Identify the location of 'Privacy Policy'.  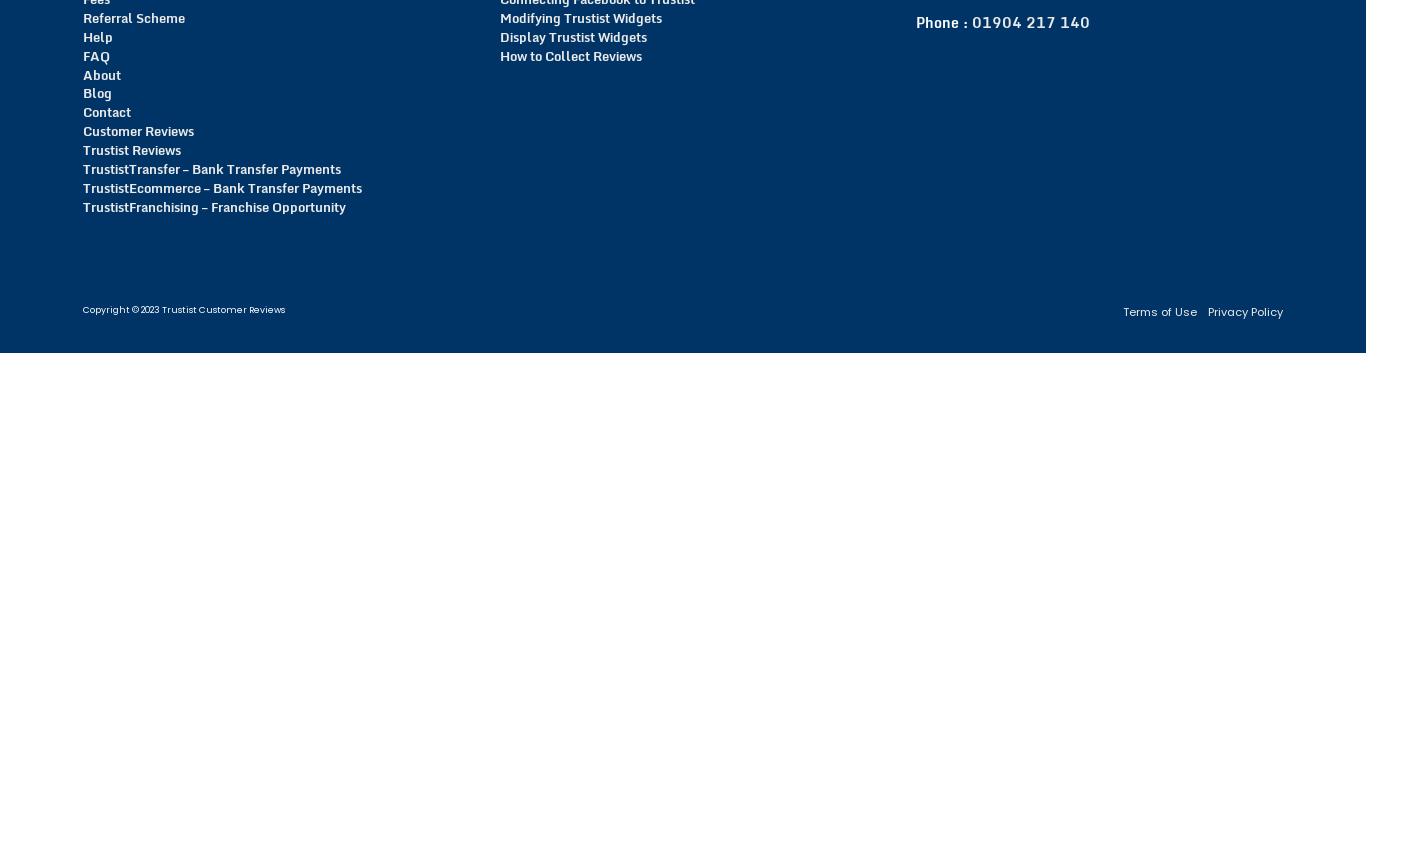
(1244, 311).